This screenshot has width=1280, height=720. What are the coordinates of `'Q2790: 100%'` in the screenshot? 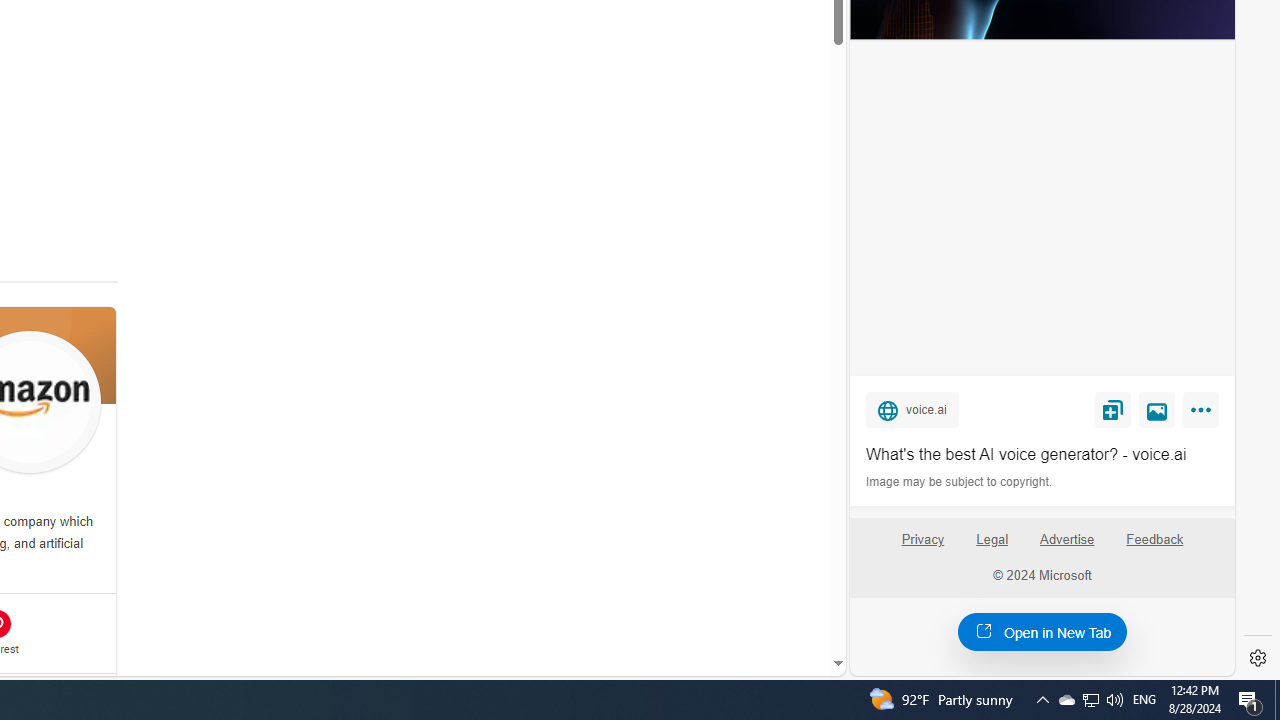 It's located at (1113, 698).